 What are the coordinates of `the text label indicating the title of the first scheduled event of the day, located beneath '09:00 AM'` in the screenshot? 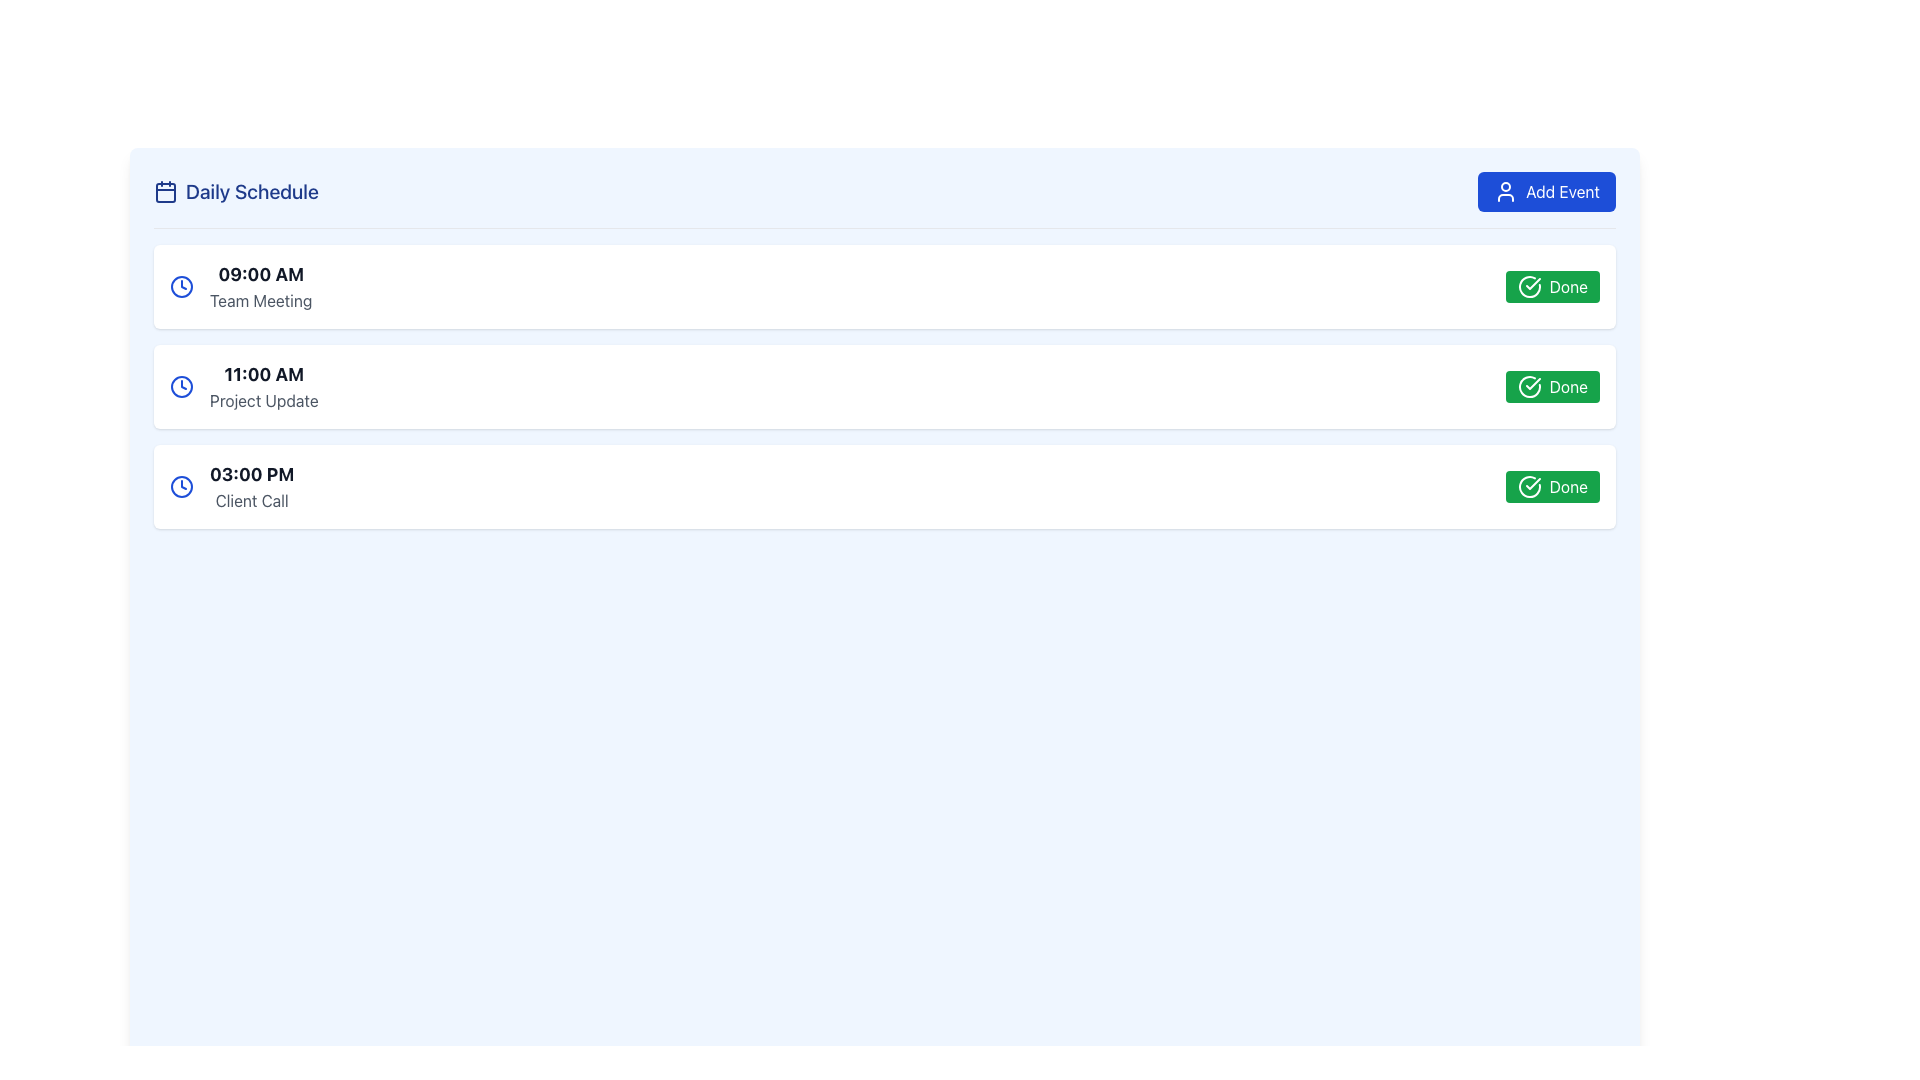 It's located at (260, 300).